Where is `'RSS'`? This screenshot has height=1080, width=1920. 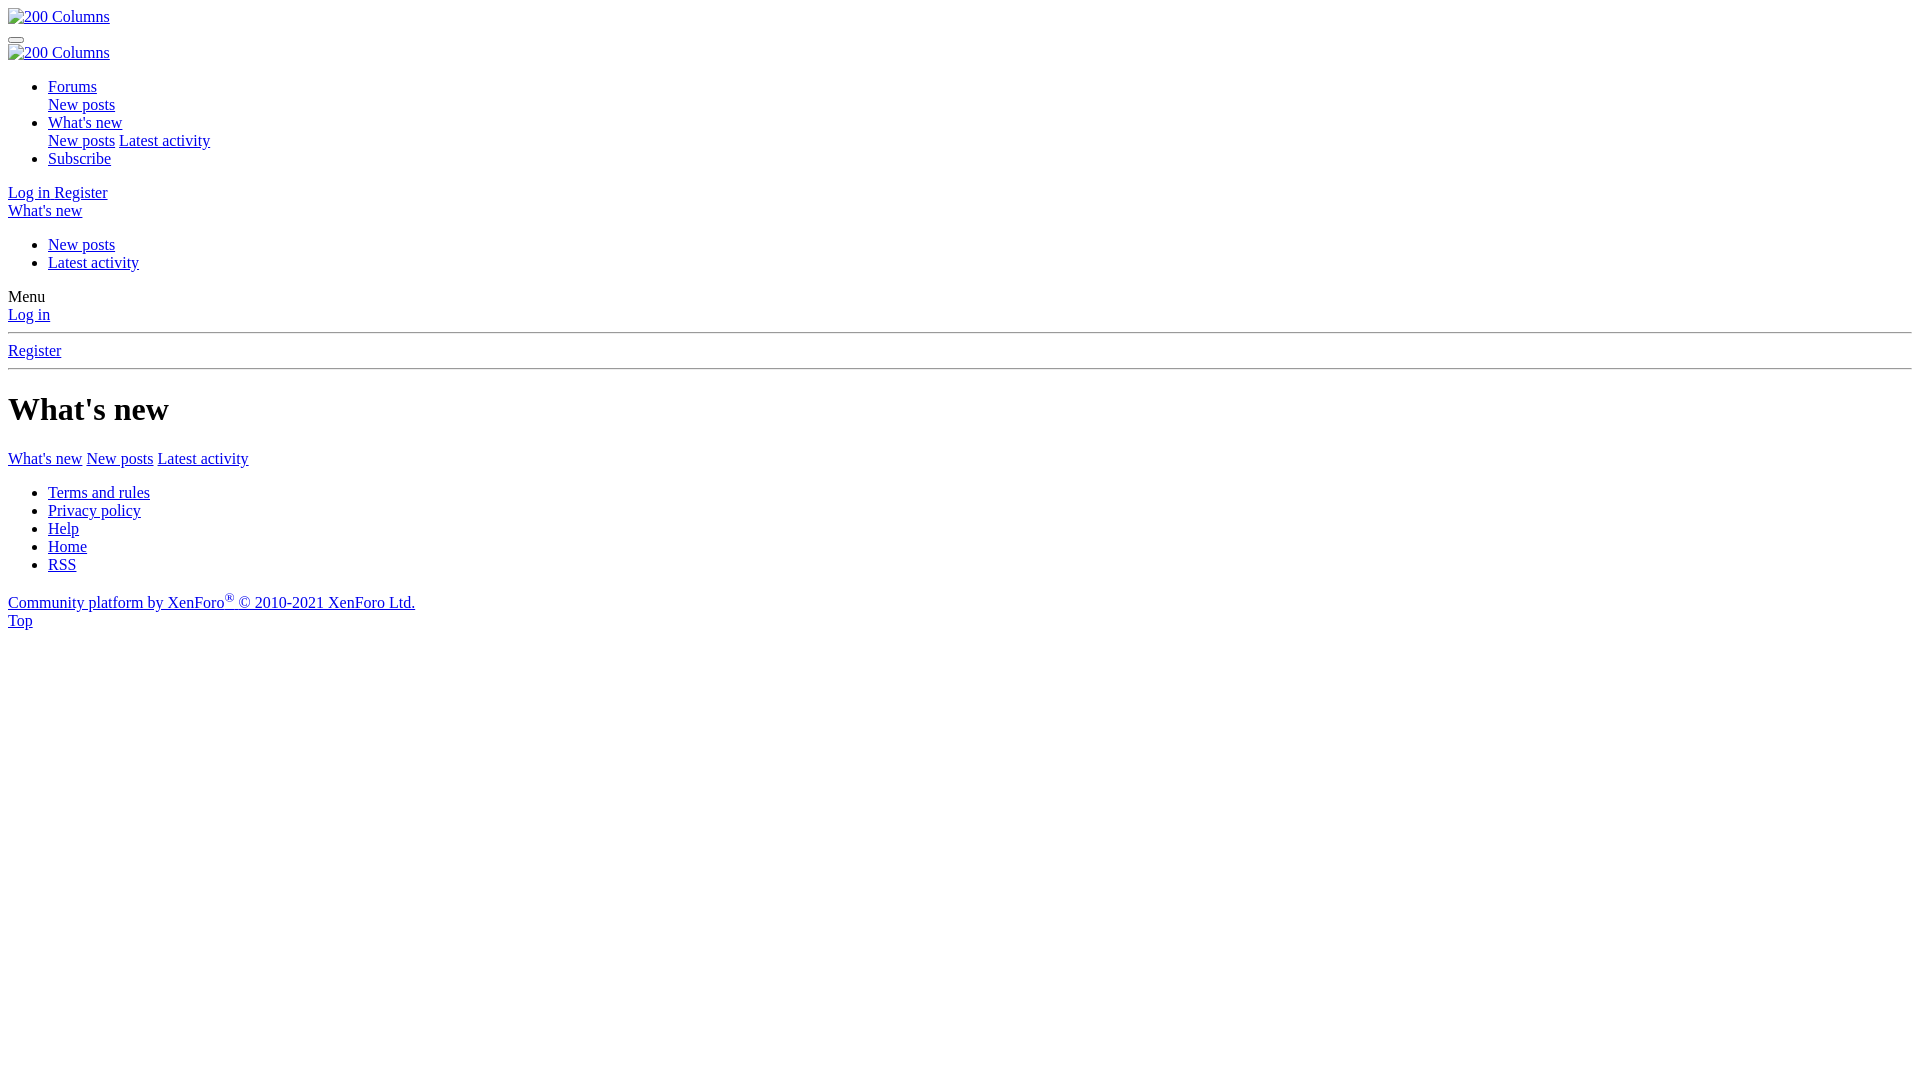
'RSS' is located at coordinates (62, 564).